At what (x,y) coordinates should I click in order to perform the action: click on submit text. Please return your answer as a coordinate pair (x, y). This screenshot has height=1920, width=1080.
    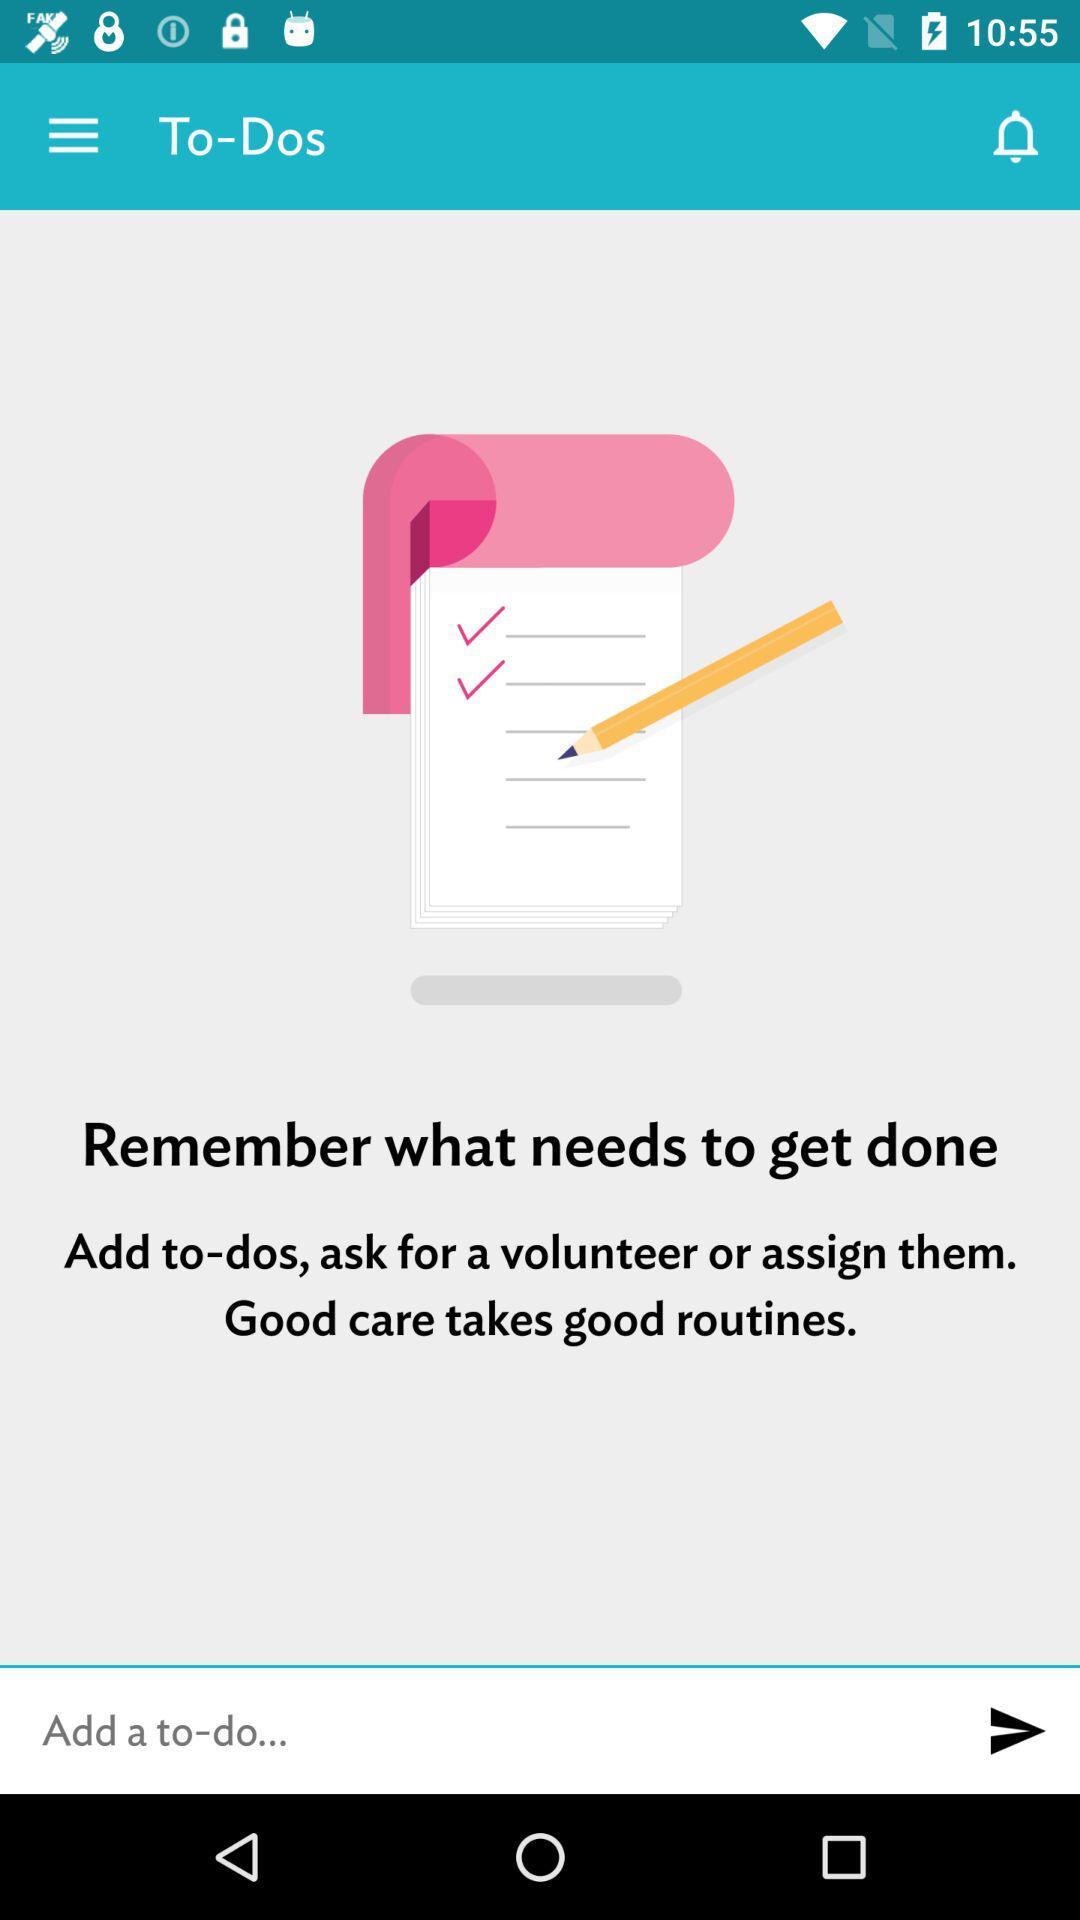
    Looking at the image, I should click on (1017, 1730).